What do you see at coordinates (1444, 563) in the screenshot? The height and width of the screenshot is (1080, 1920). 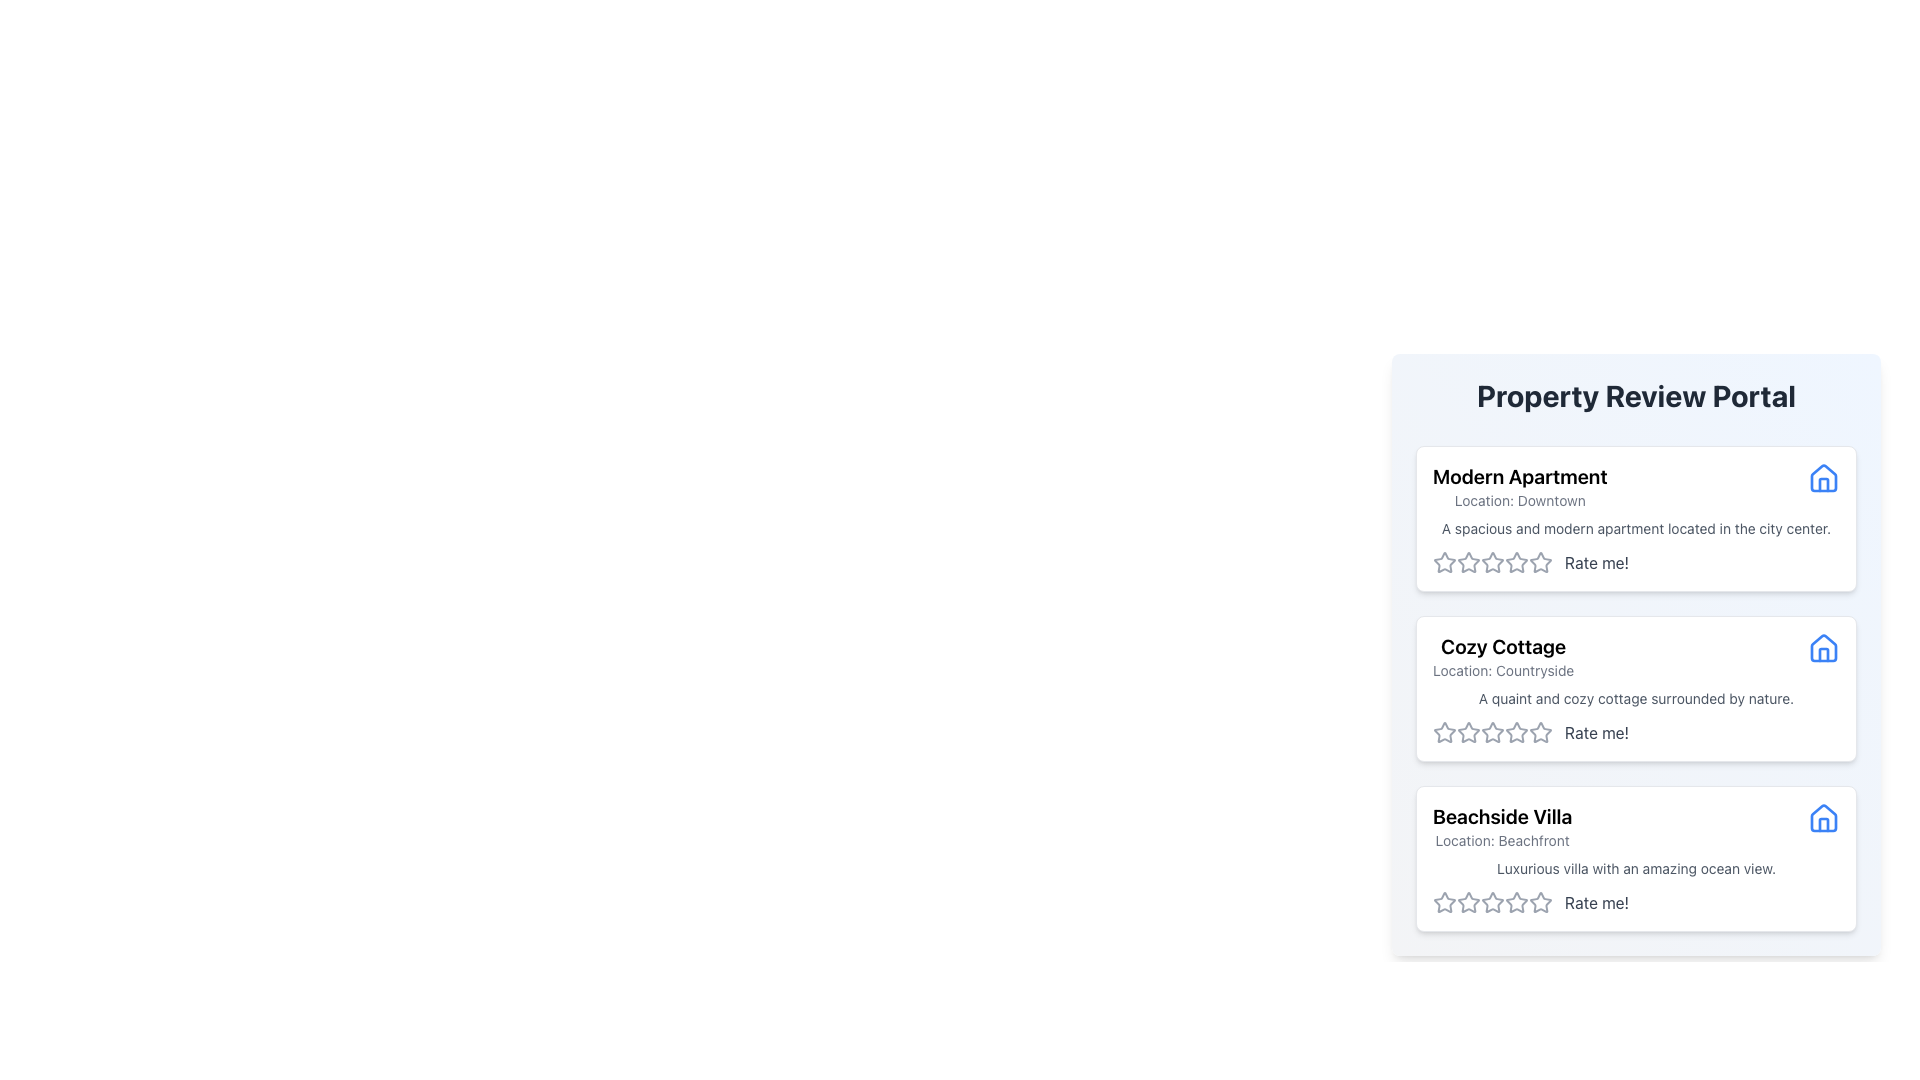 I see `the first star icon in the rating component to give a one-star rating for the 'Modern Apartment' listing, located under the 'Rate me!' text` at bounding box center [1444, 563].